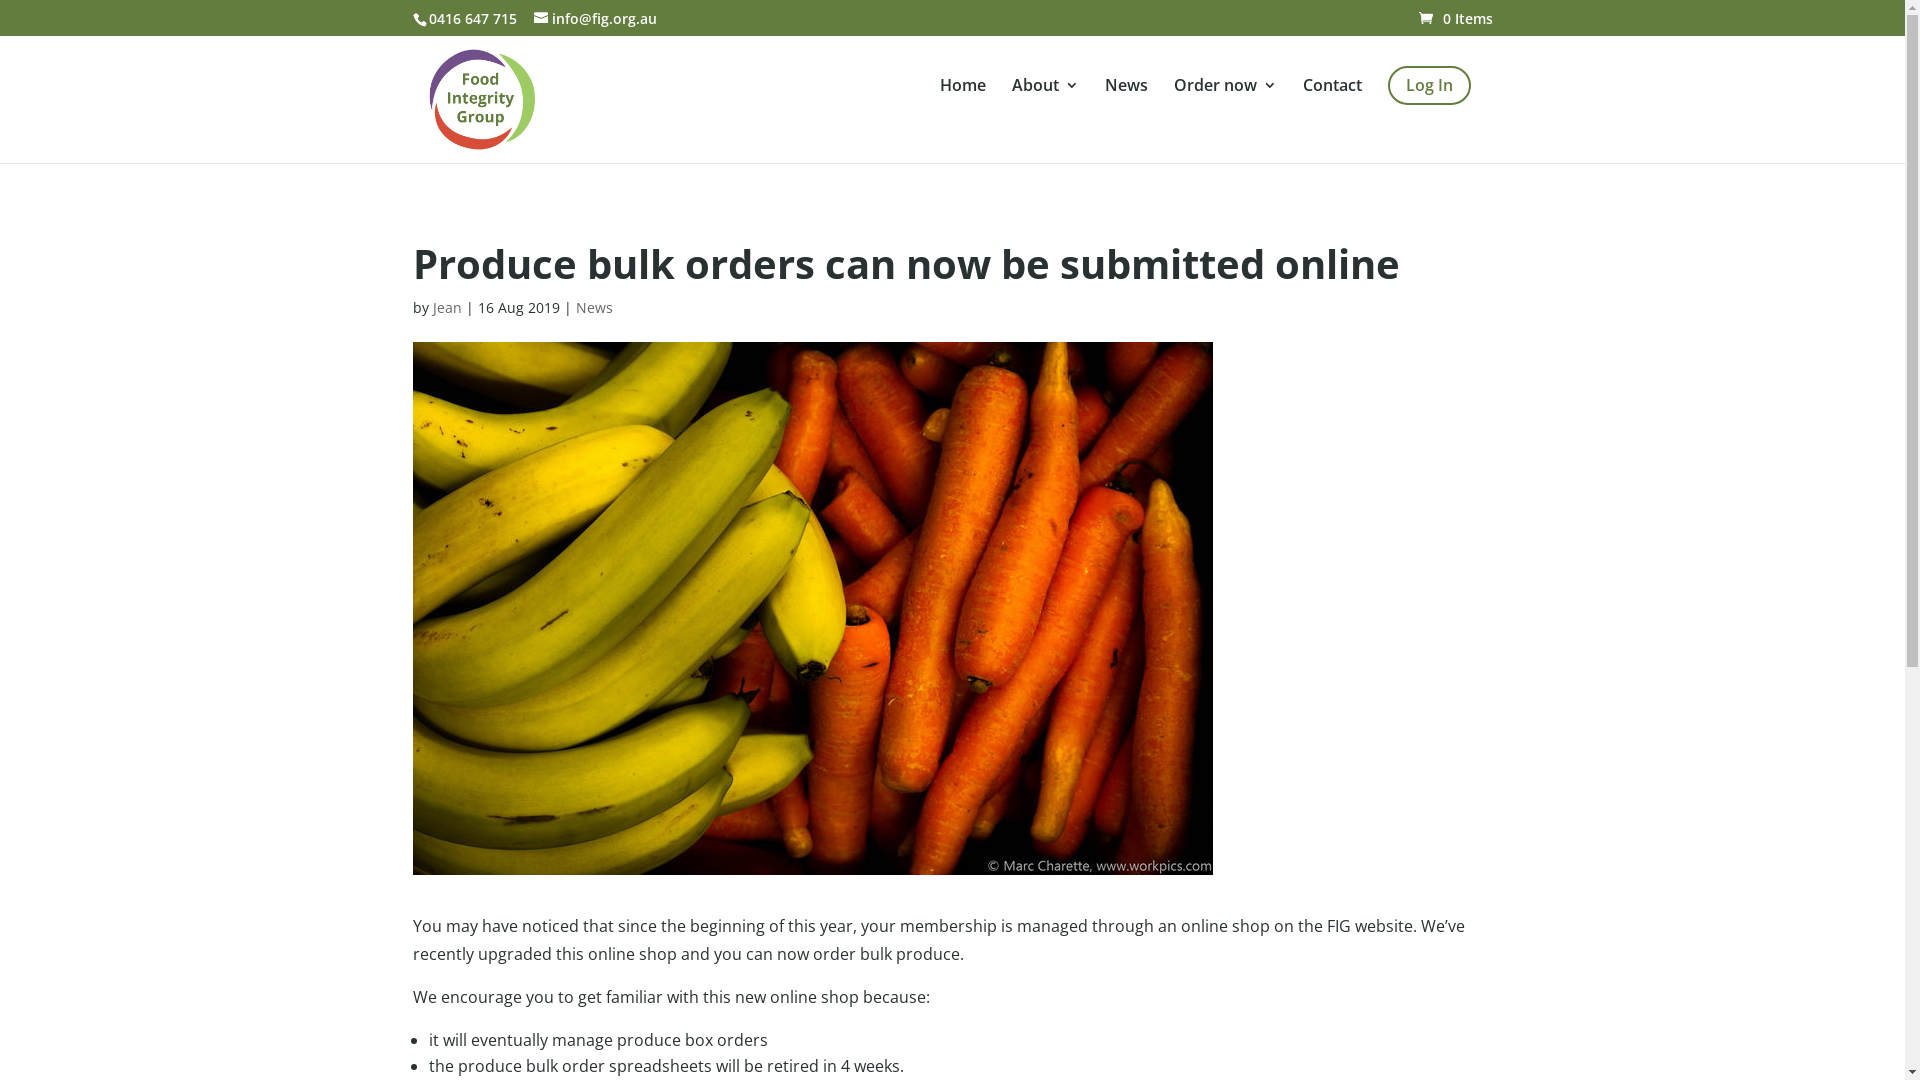 The height and width of the screenshot is (1080, 1920). I want to click on 'News', so click(1125, 100).